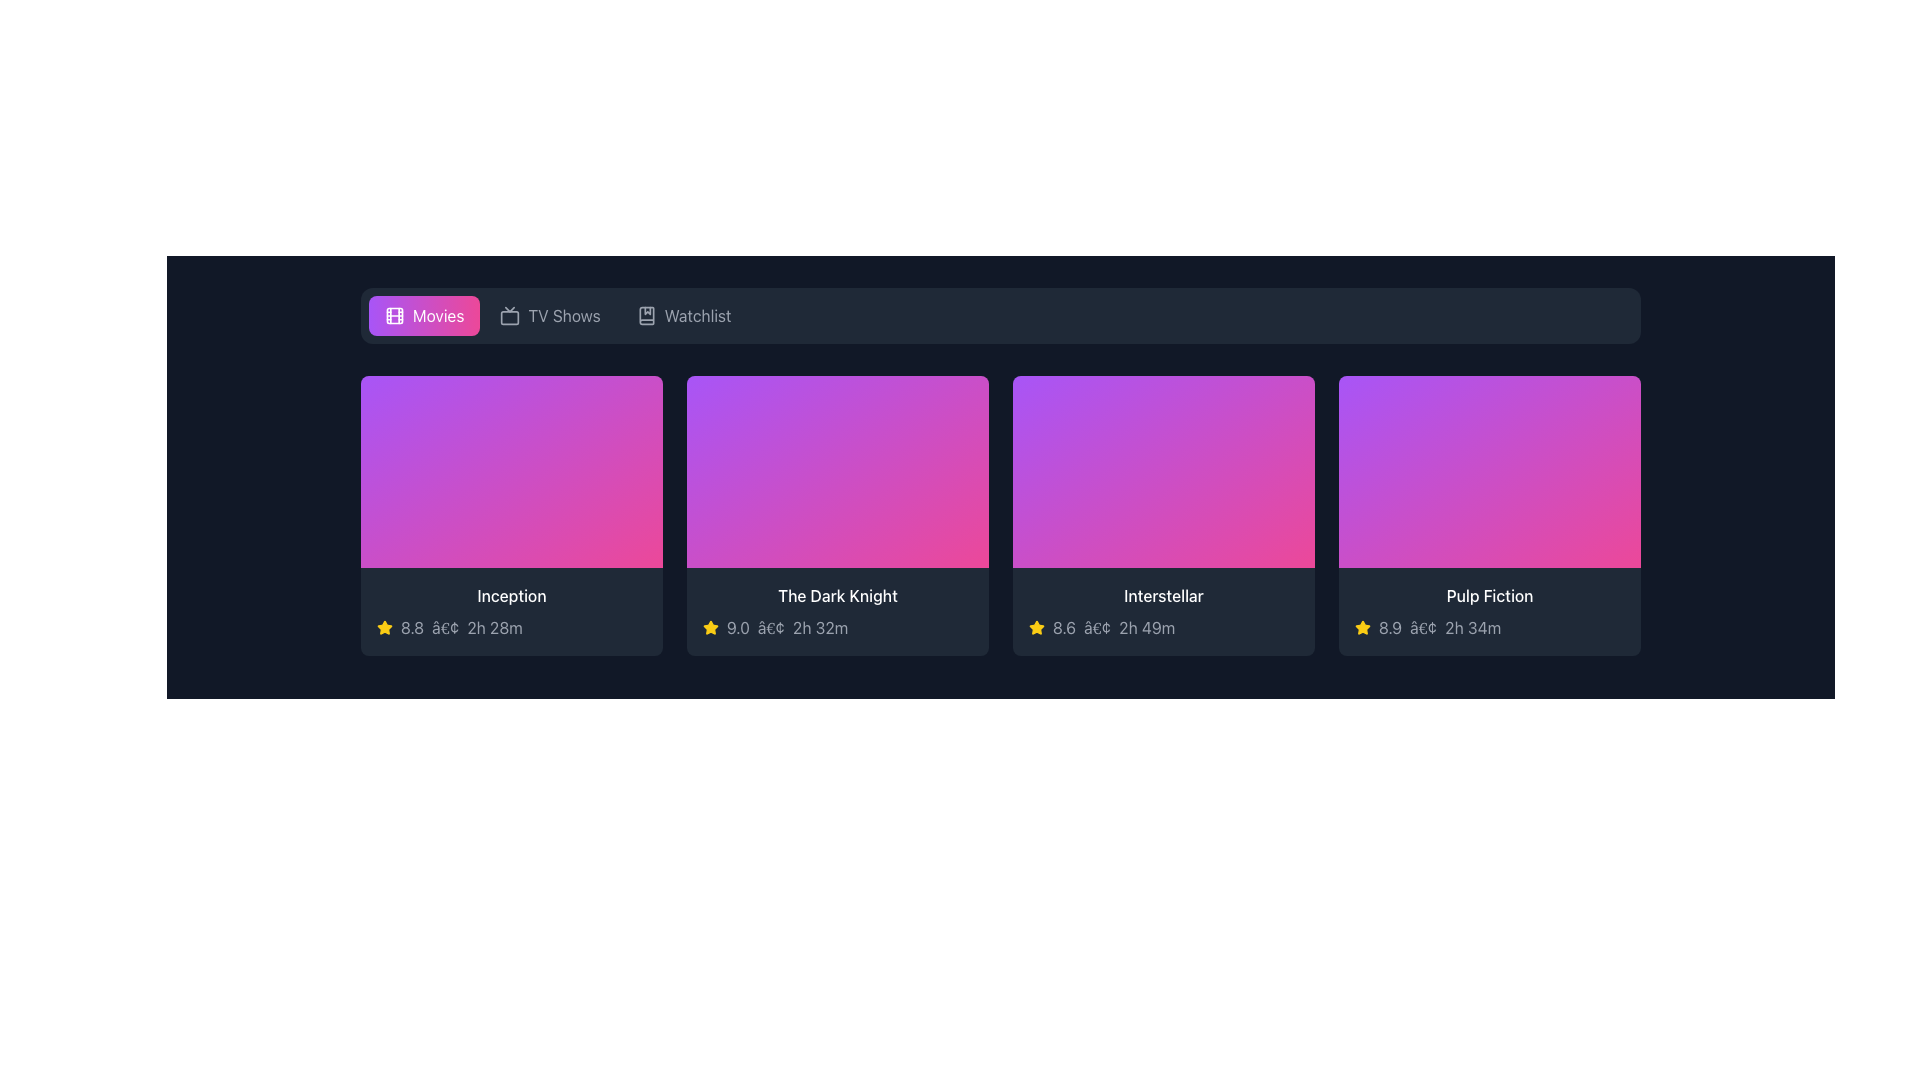 The width and height of the screenshot is (1920, 1080). What do you see at coordinates (838, 627) in the screenshot?
I see `the rating and duration information for the movie 'The Dark Knight', which is displayed as text along with an icon, positioned at the bottom of the movie card` at bounding box center [838, 627].